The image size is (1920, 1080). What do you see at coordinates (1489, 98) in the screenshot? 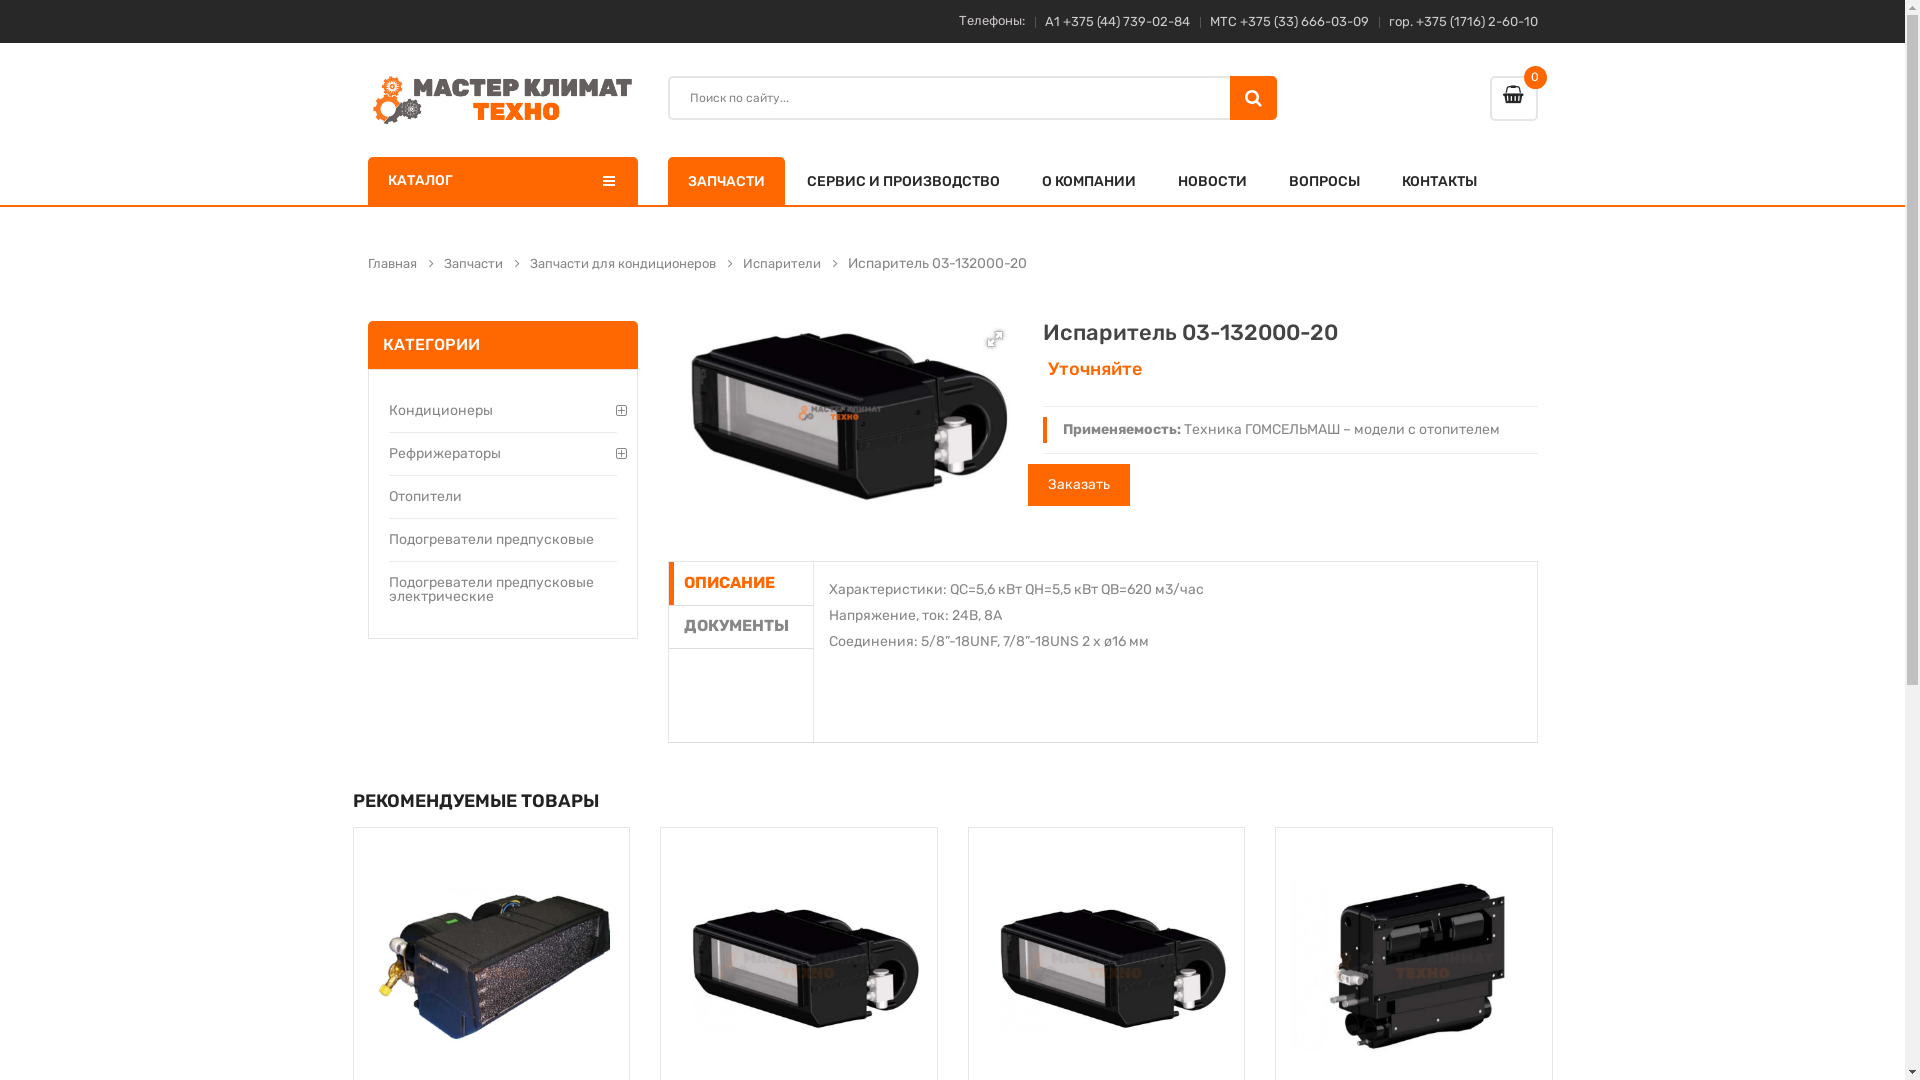
I see `'0'` at bounding box center [1489, 98].